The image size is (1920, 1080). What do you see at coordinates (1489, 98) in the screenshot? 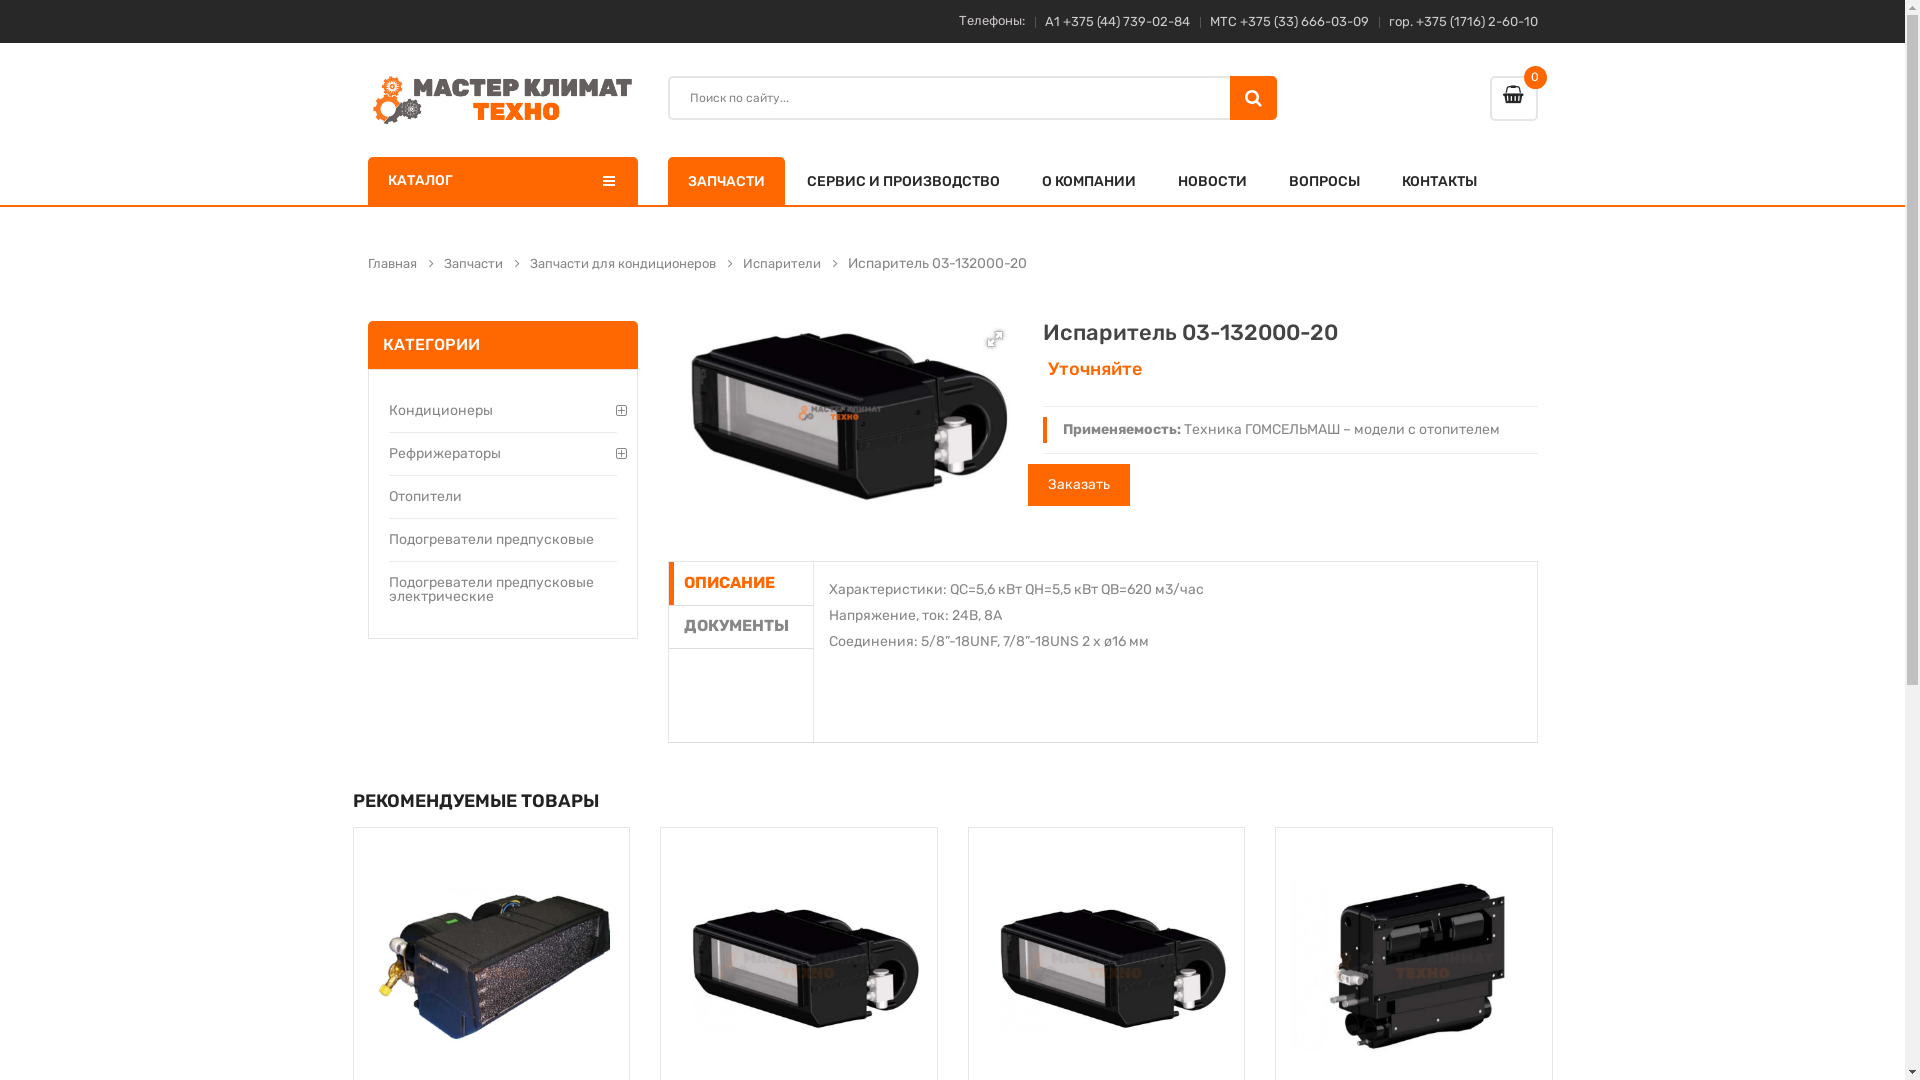
I see `'0'` at bounding box center [1489, 98].